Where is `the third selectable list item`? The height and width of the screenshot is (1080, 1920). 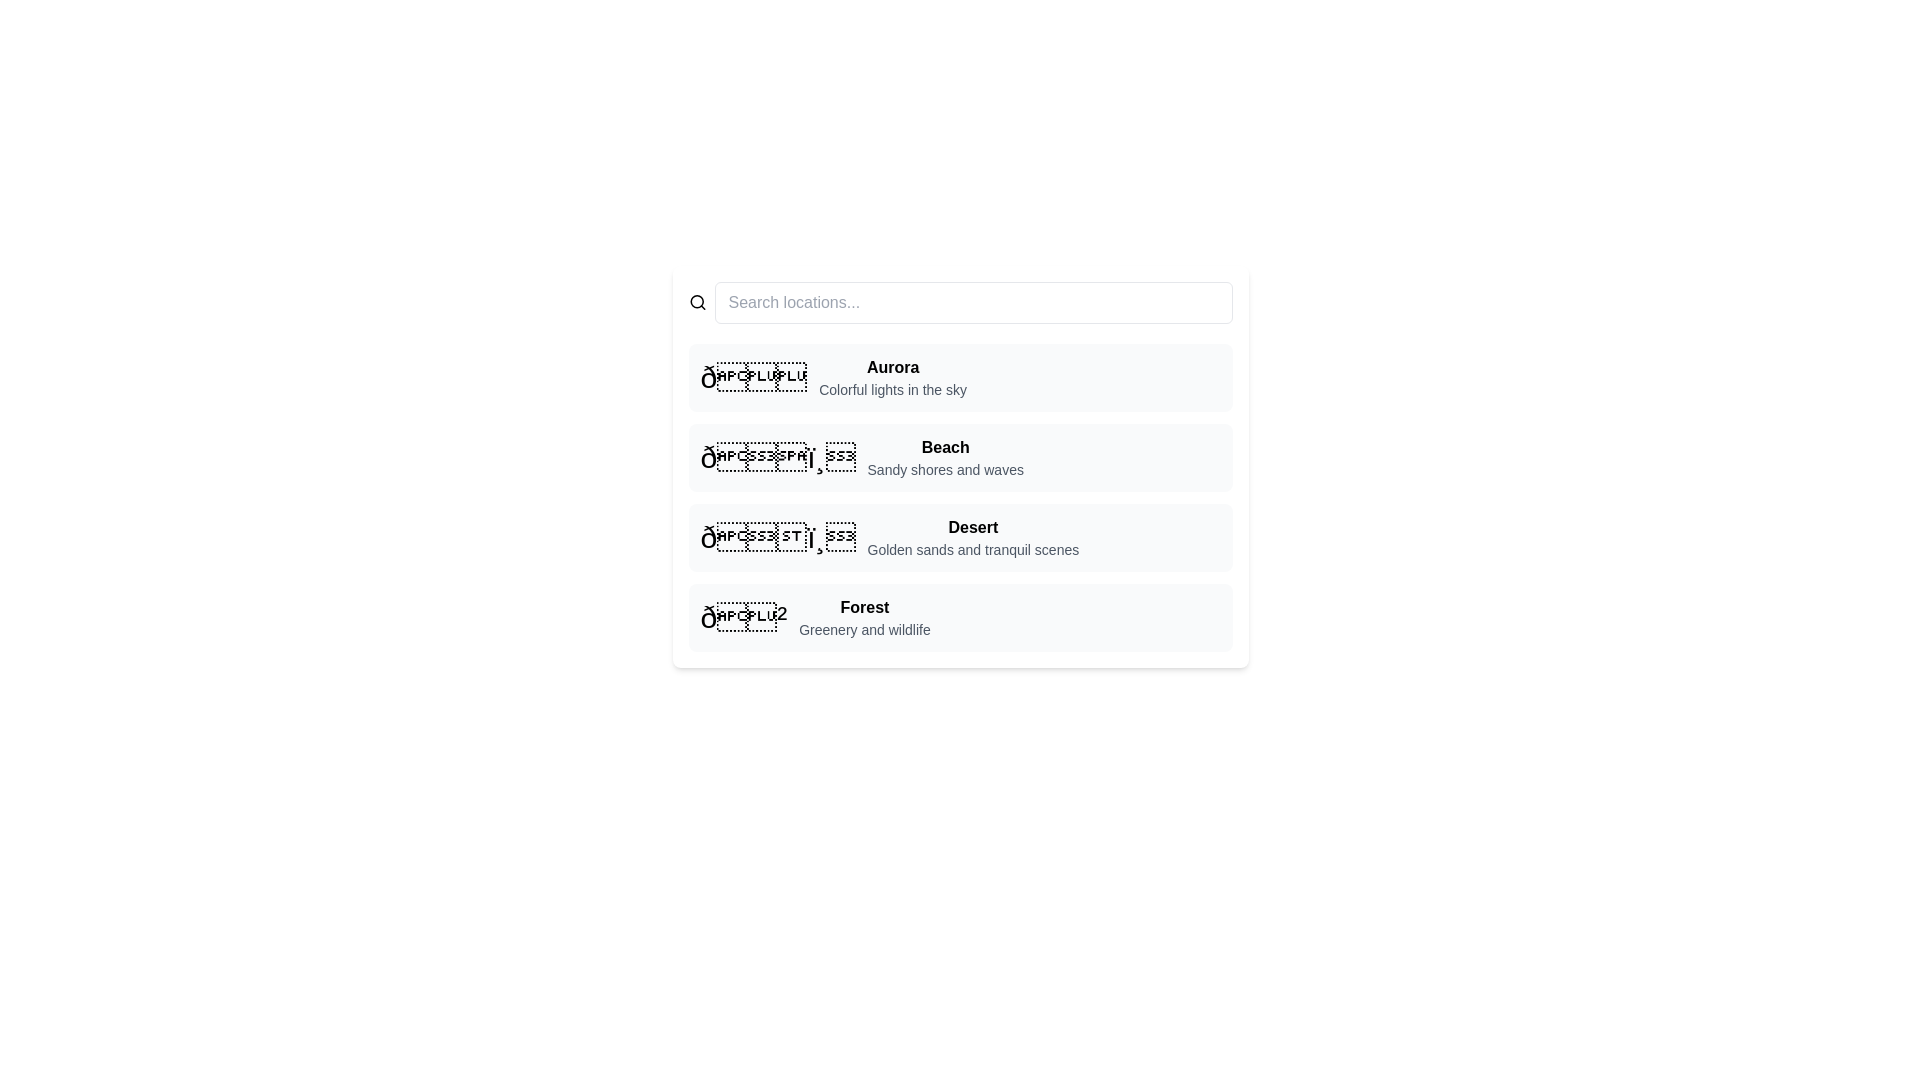 the third selectable list item is located at coordinates (960, 536).